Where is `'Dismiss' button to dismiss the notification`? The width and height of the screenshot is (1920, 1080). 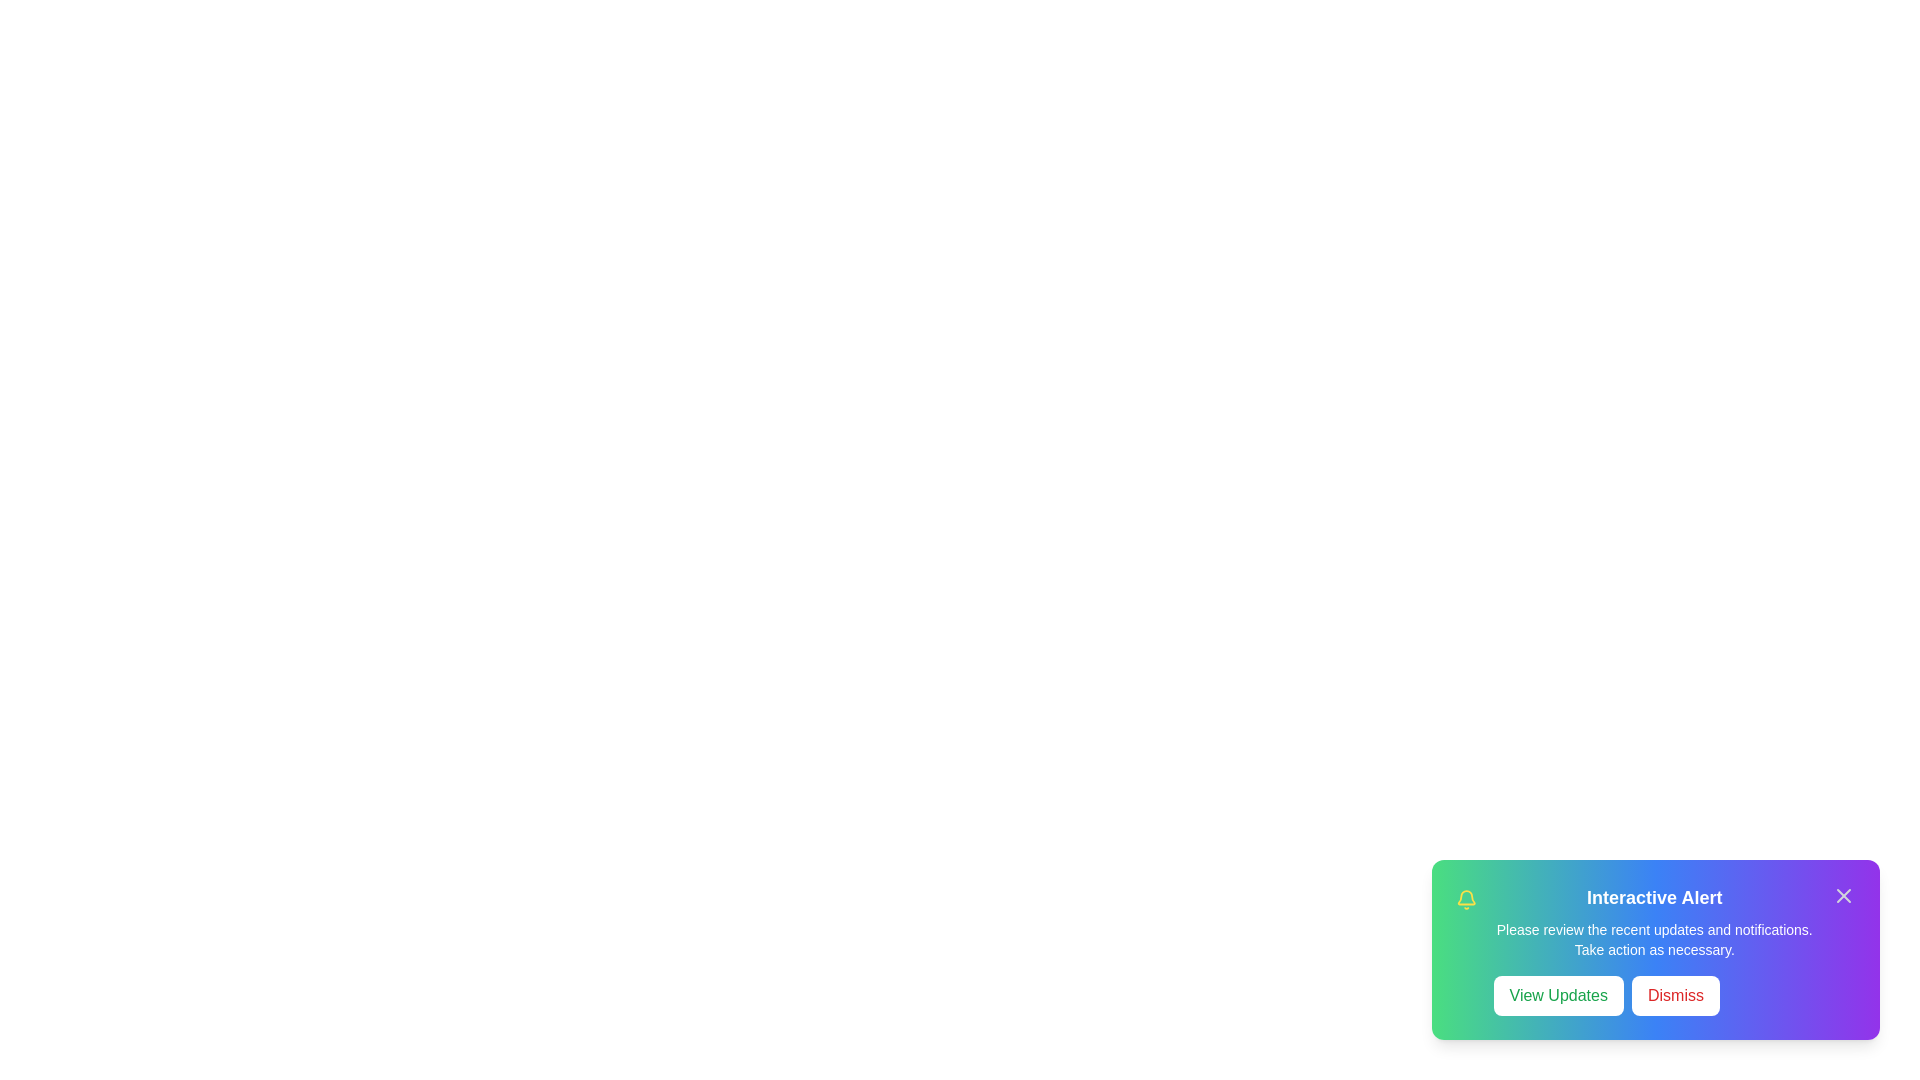 'Dismiss' button to dismiss the notification is located at coordinates (1675, 995).